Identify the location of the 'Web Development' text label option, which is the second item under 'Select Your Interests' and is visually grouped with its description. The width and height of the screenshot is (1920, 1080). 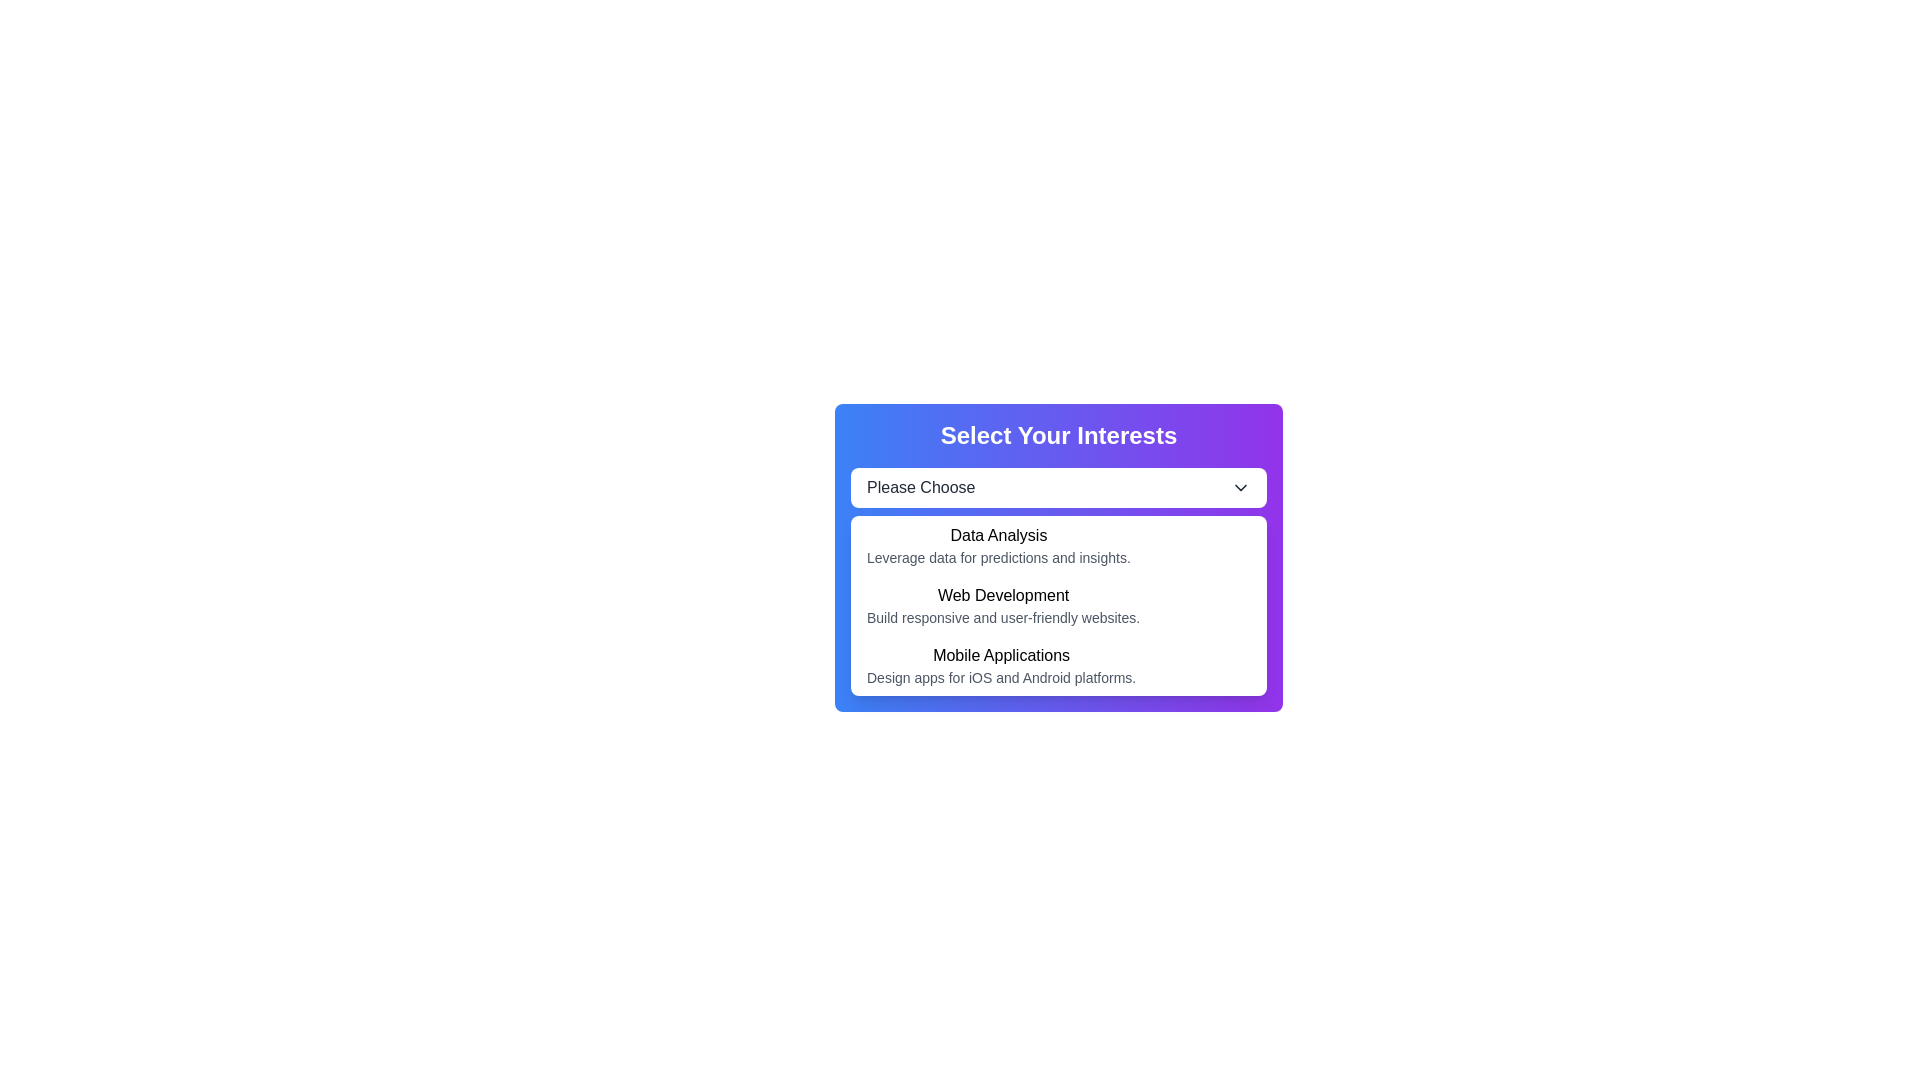
(1003, 604).